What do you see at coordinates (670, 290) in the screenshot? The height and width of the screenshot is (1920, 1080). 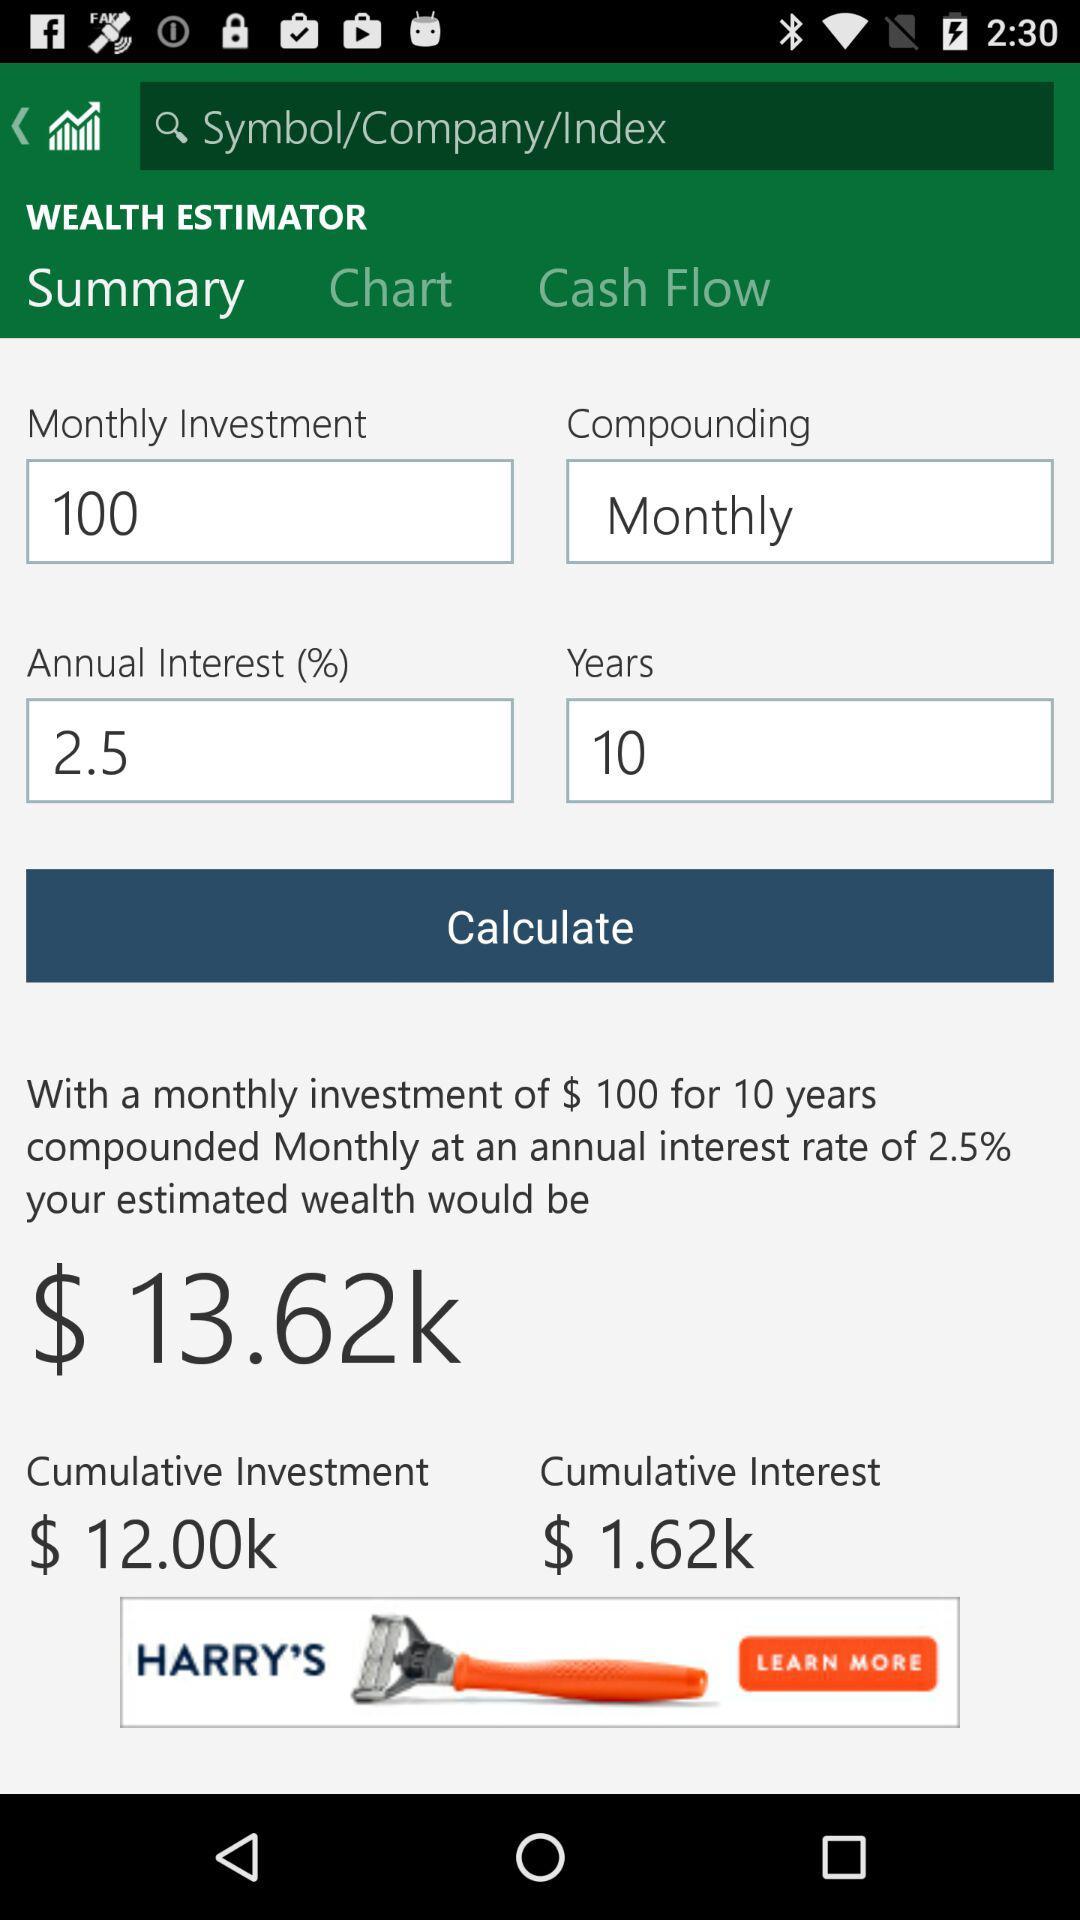 I see `the item to the right of chart icon` at bounding box center [670, 290].